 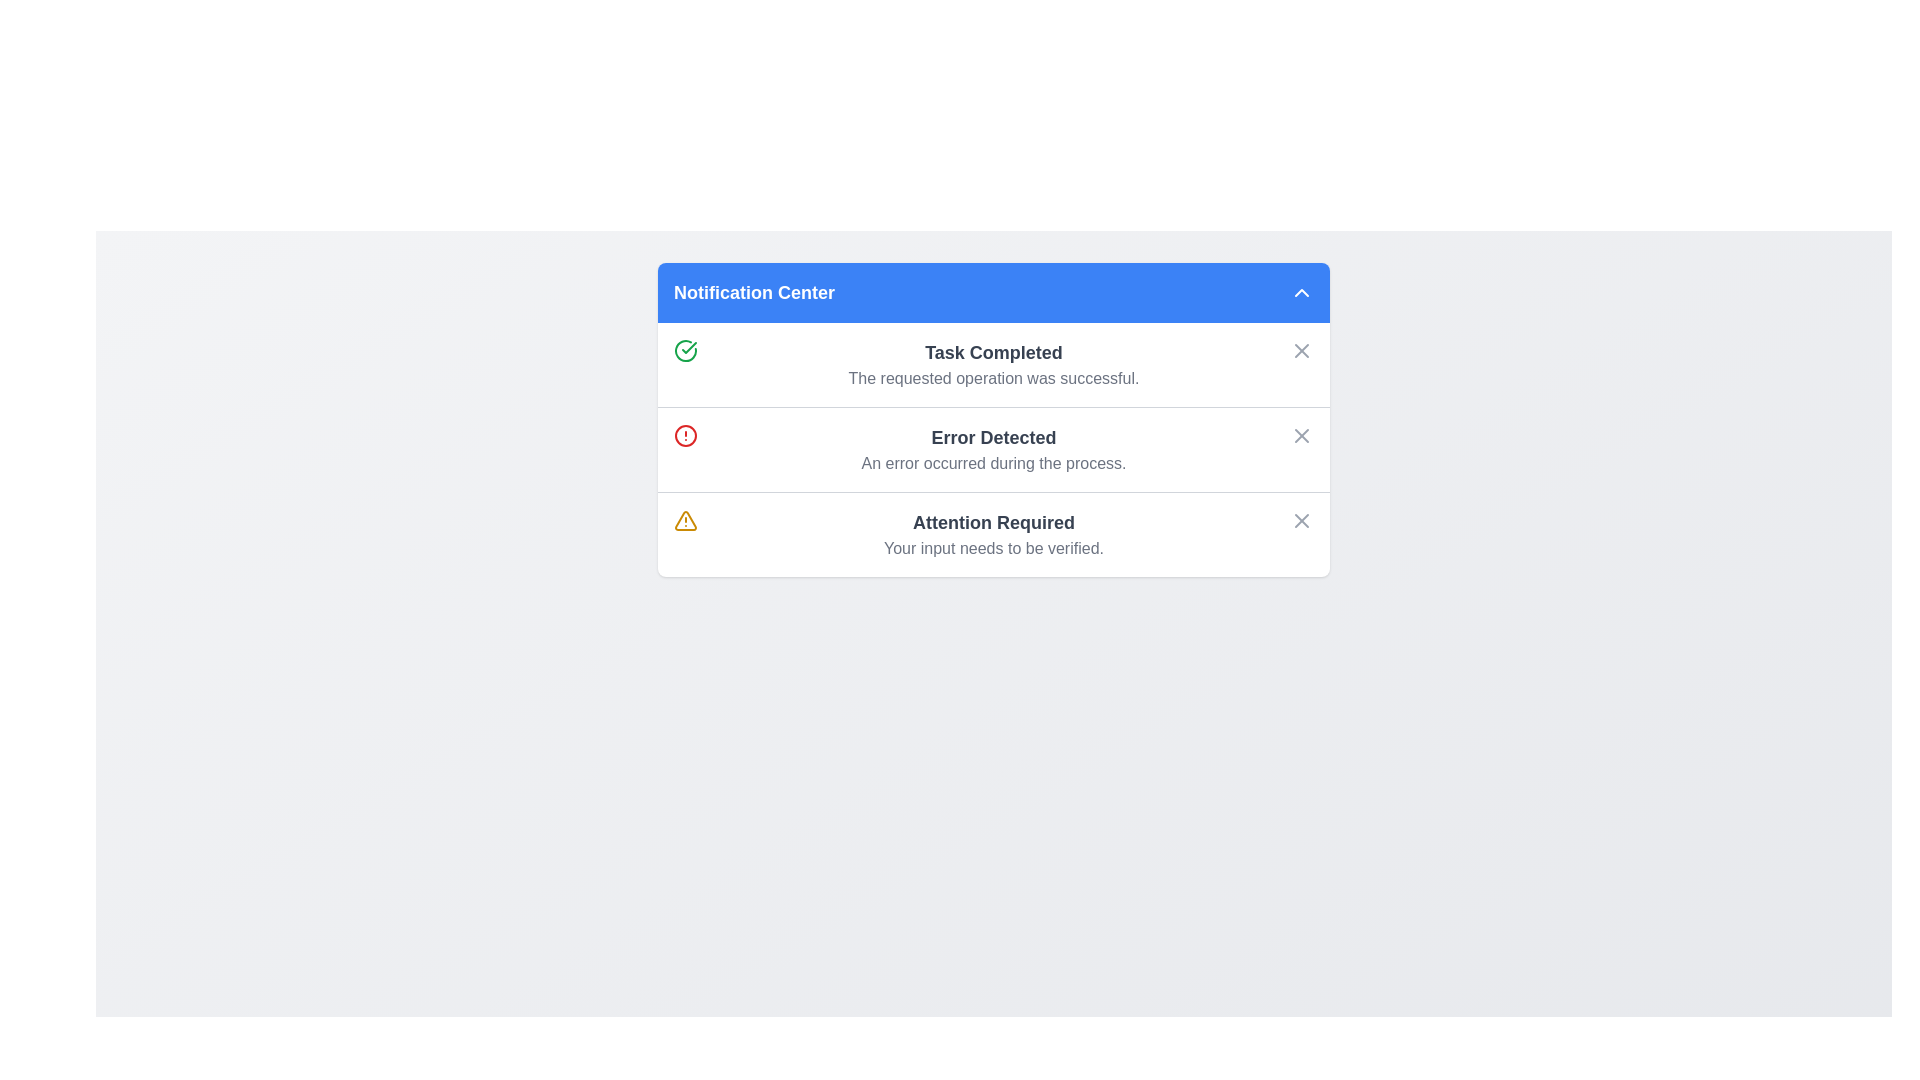 I want to click on text label 'Notification Center' which is displayed in bold, large font against a blue background at the top of the panel, so click(x=753, y=293).